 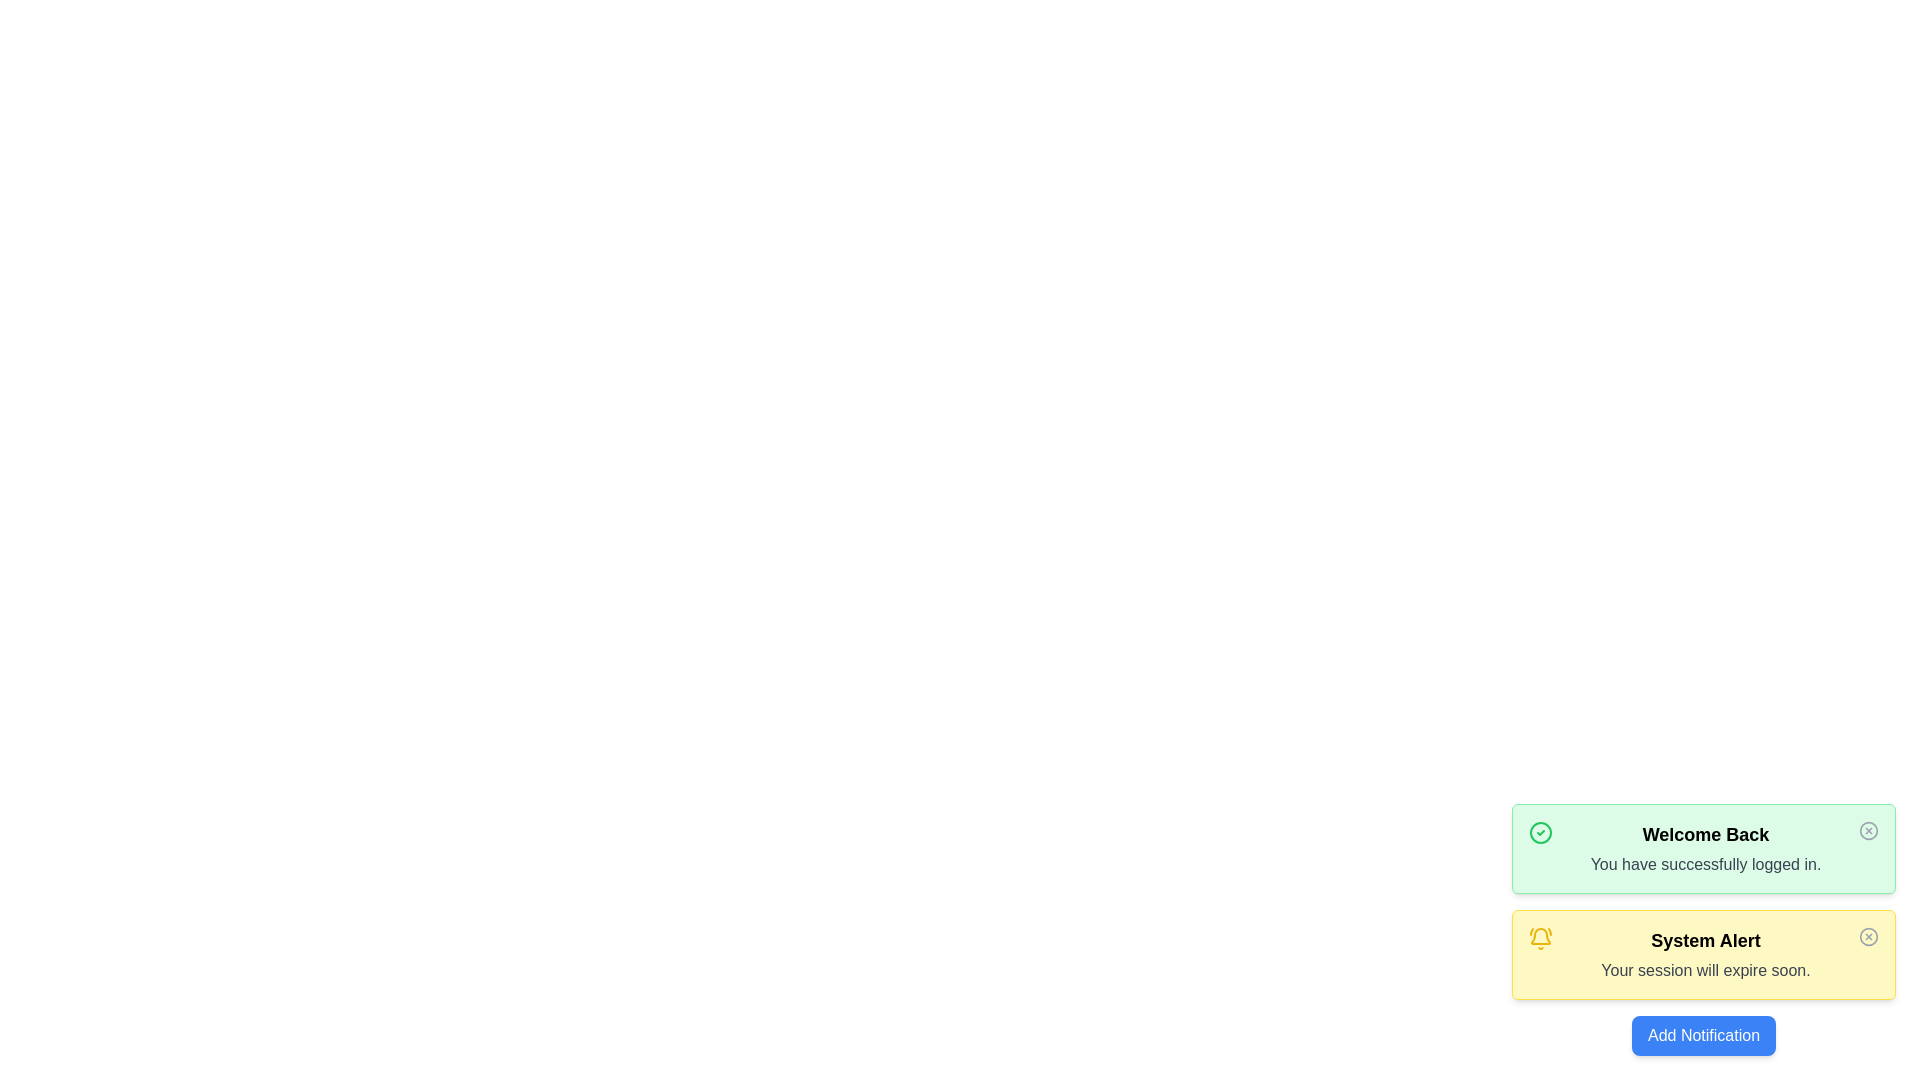 What do you see at coordinates (1704, 954) in the screenshot?
I see `message from the textual notification labeled 'System Alert' that indicates 'Your session will expire soon.' displayed over a yellow background` at bounding box center [1704, 954].